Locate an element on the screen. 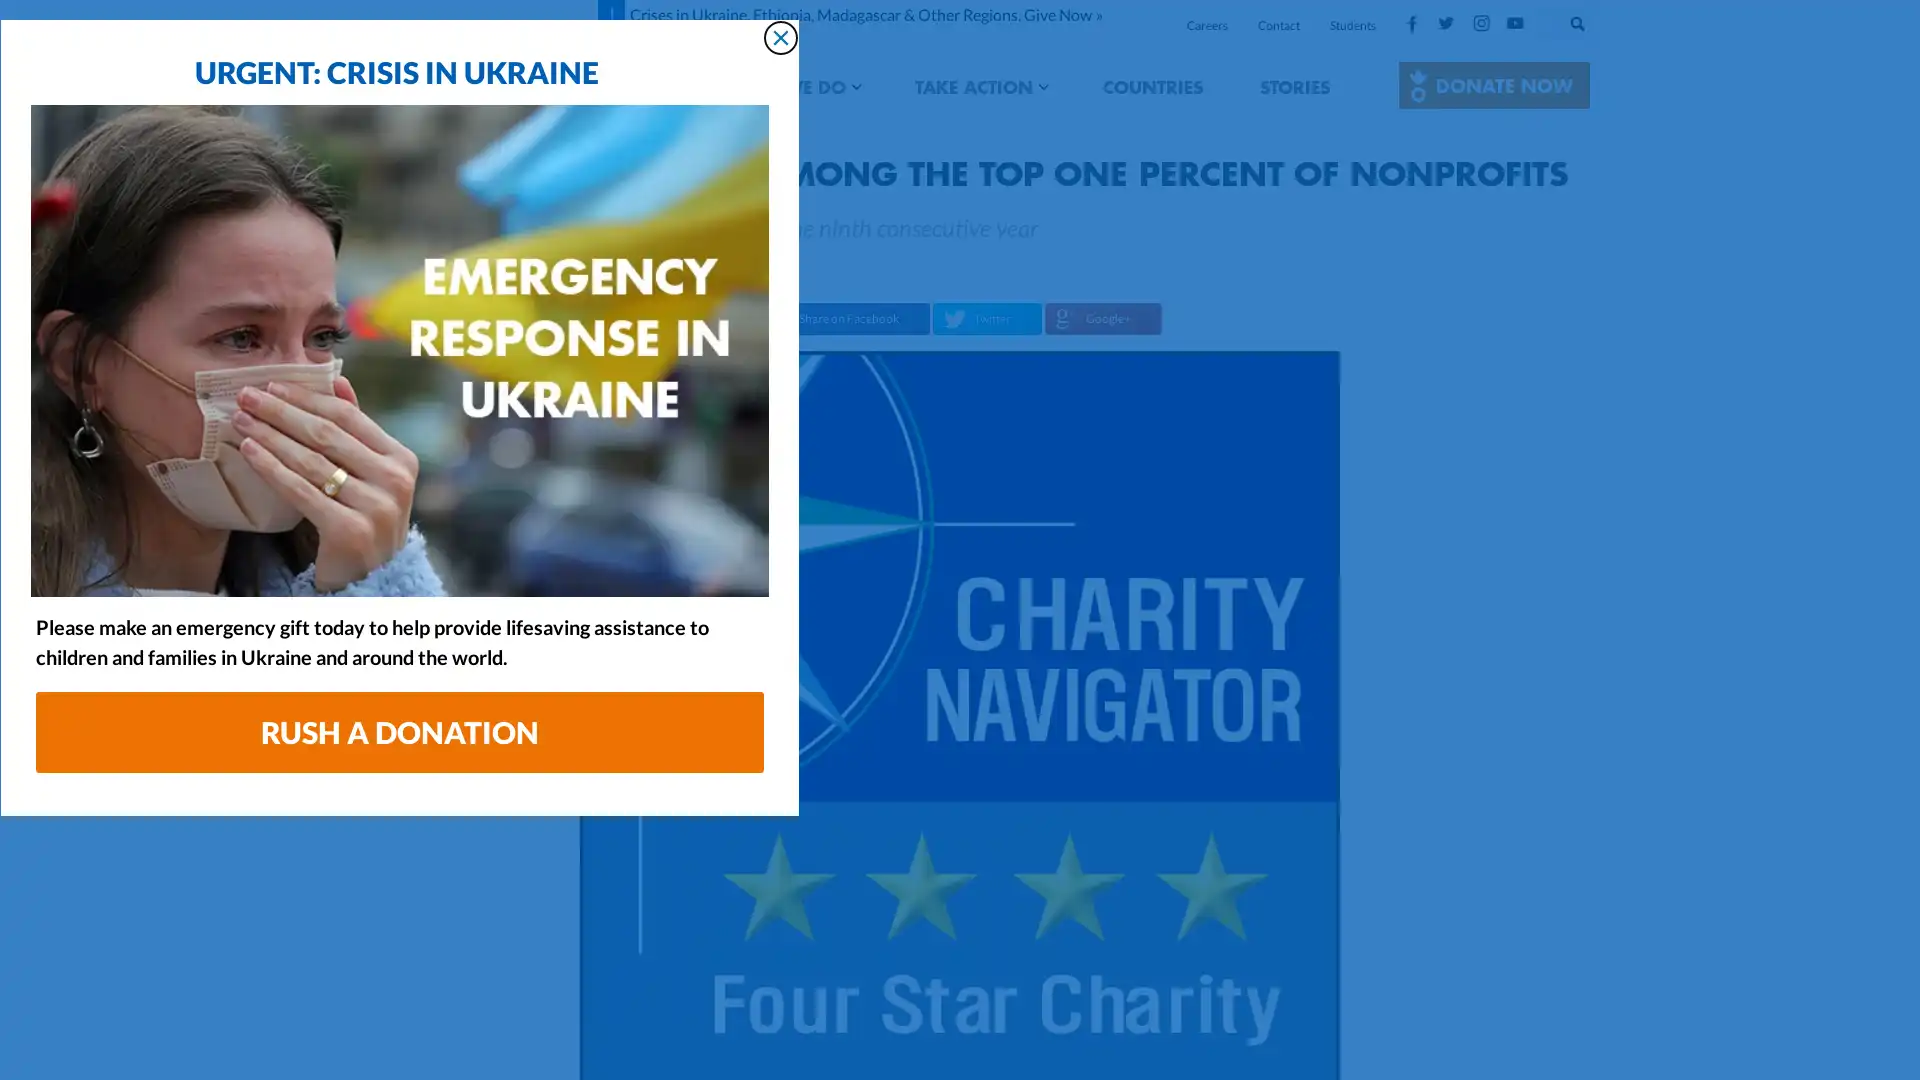 This screenshot has height=1080, width=1920. Close is located at coordinates (1340, 158).